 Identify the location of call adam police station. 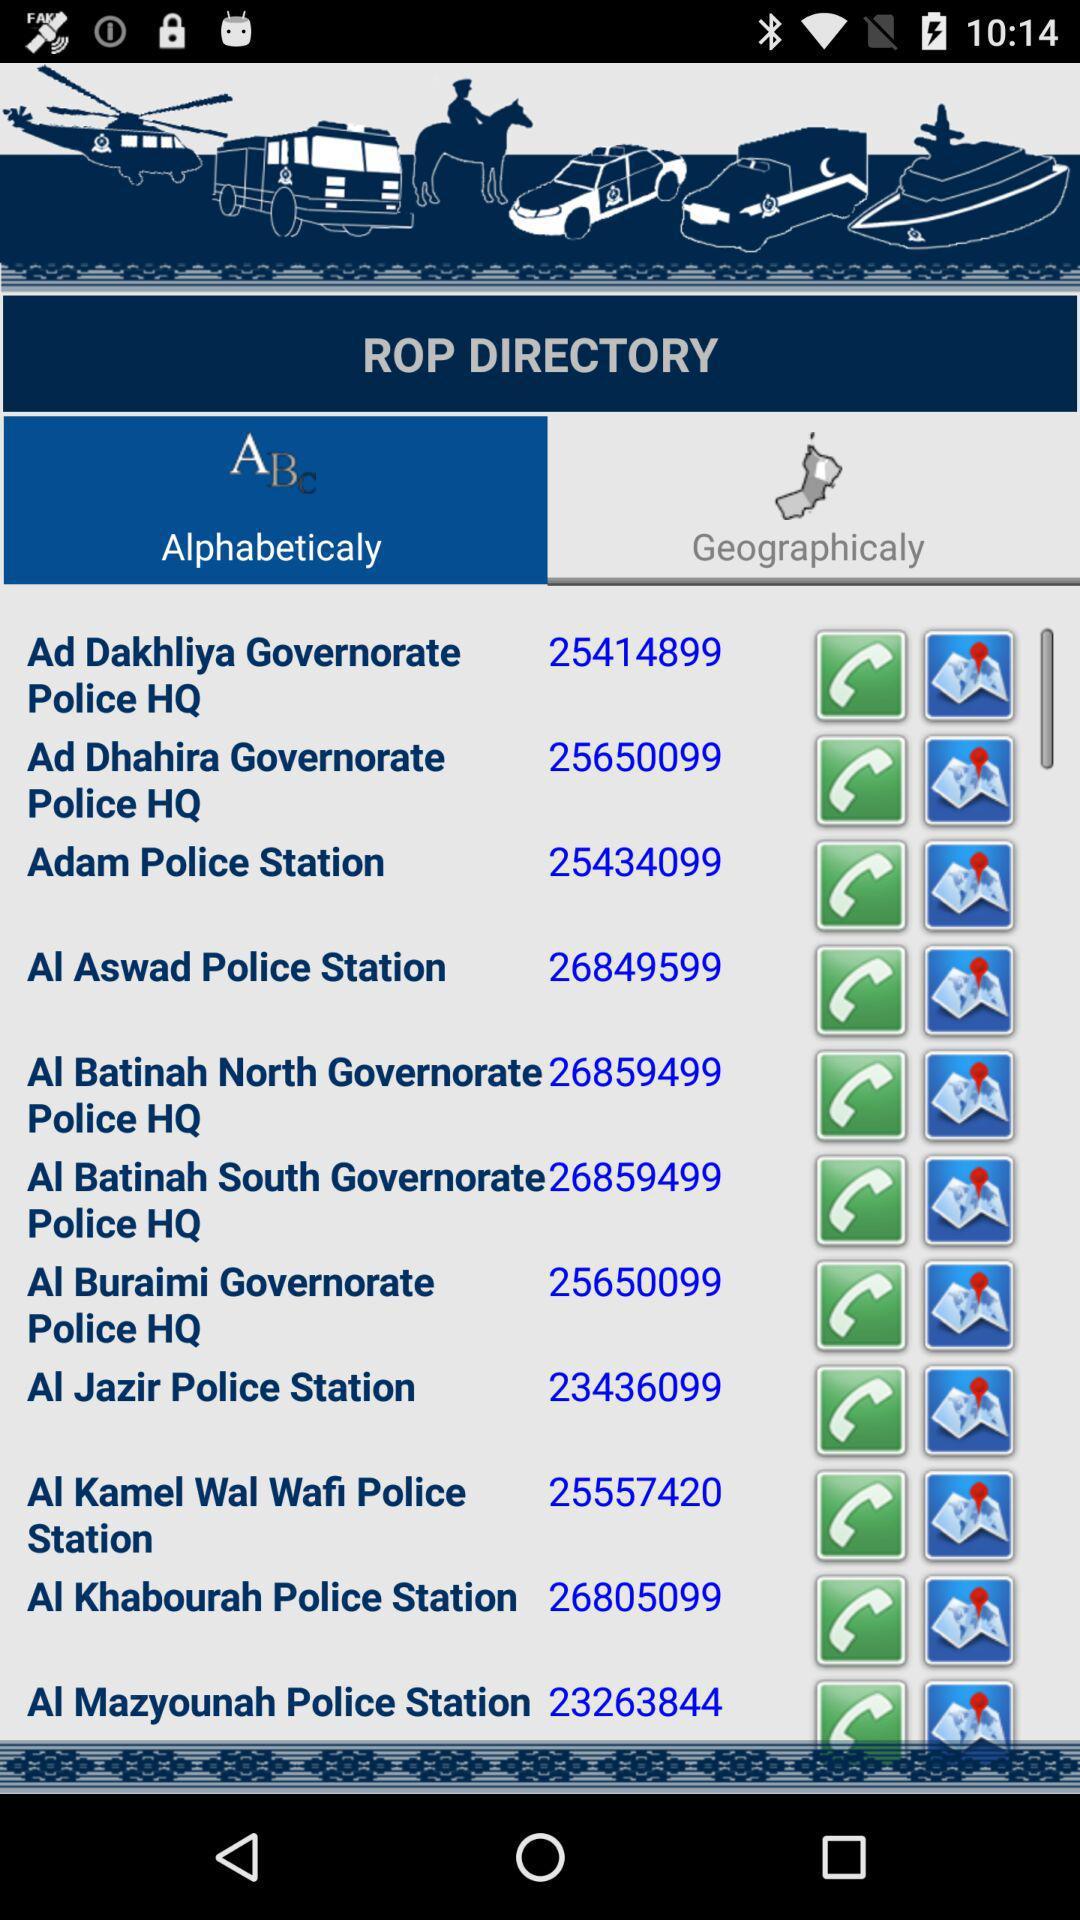
(859, 885).